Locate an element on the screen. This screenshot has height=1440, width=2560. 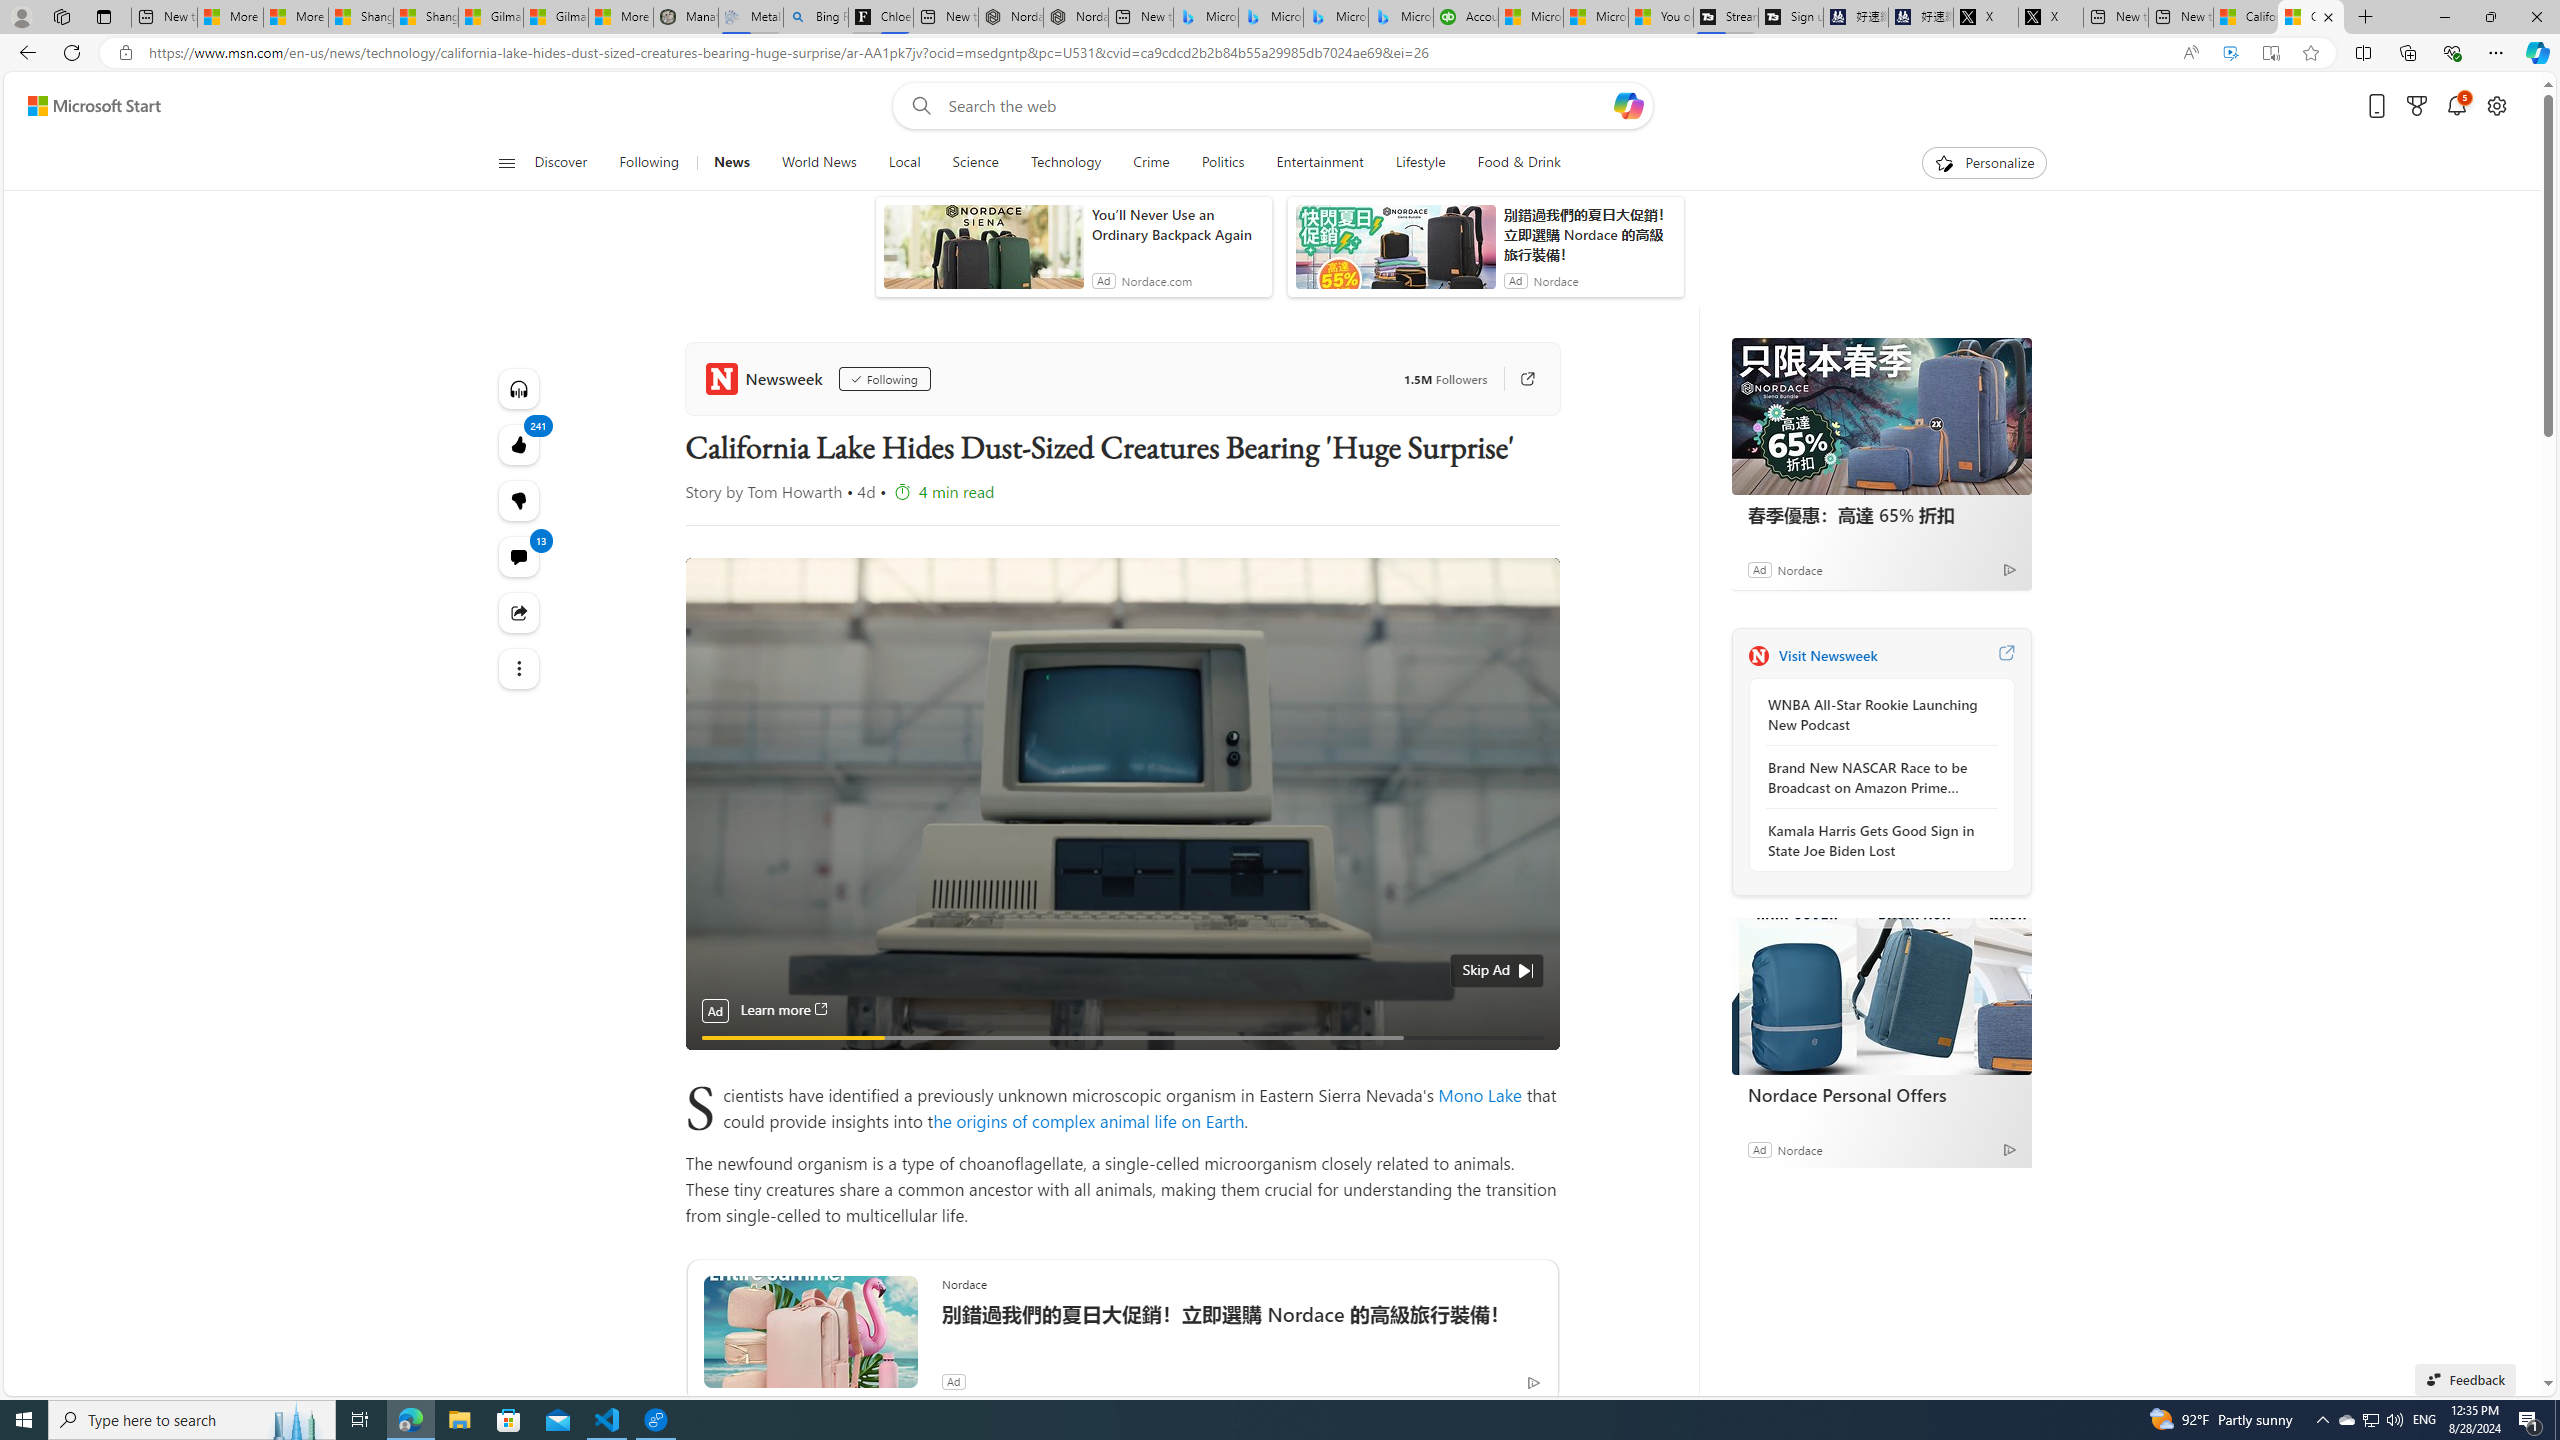
'More like this241Fewer like thisView comments' is located at coordinates (518, 501).